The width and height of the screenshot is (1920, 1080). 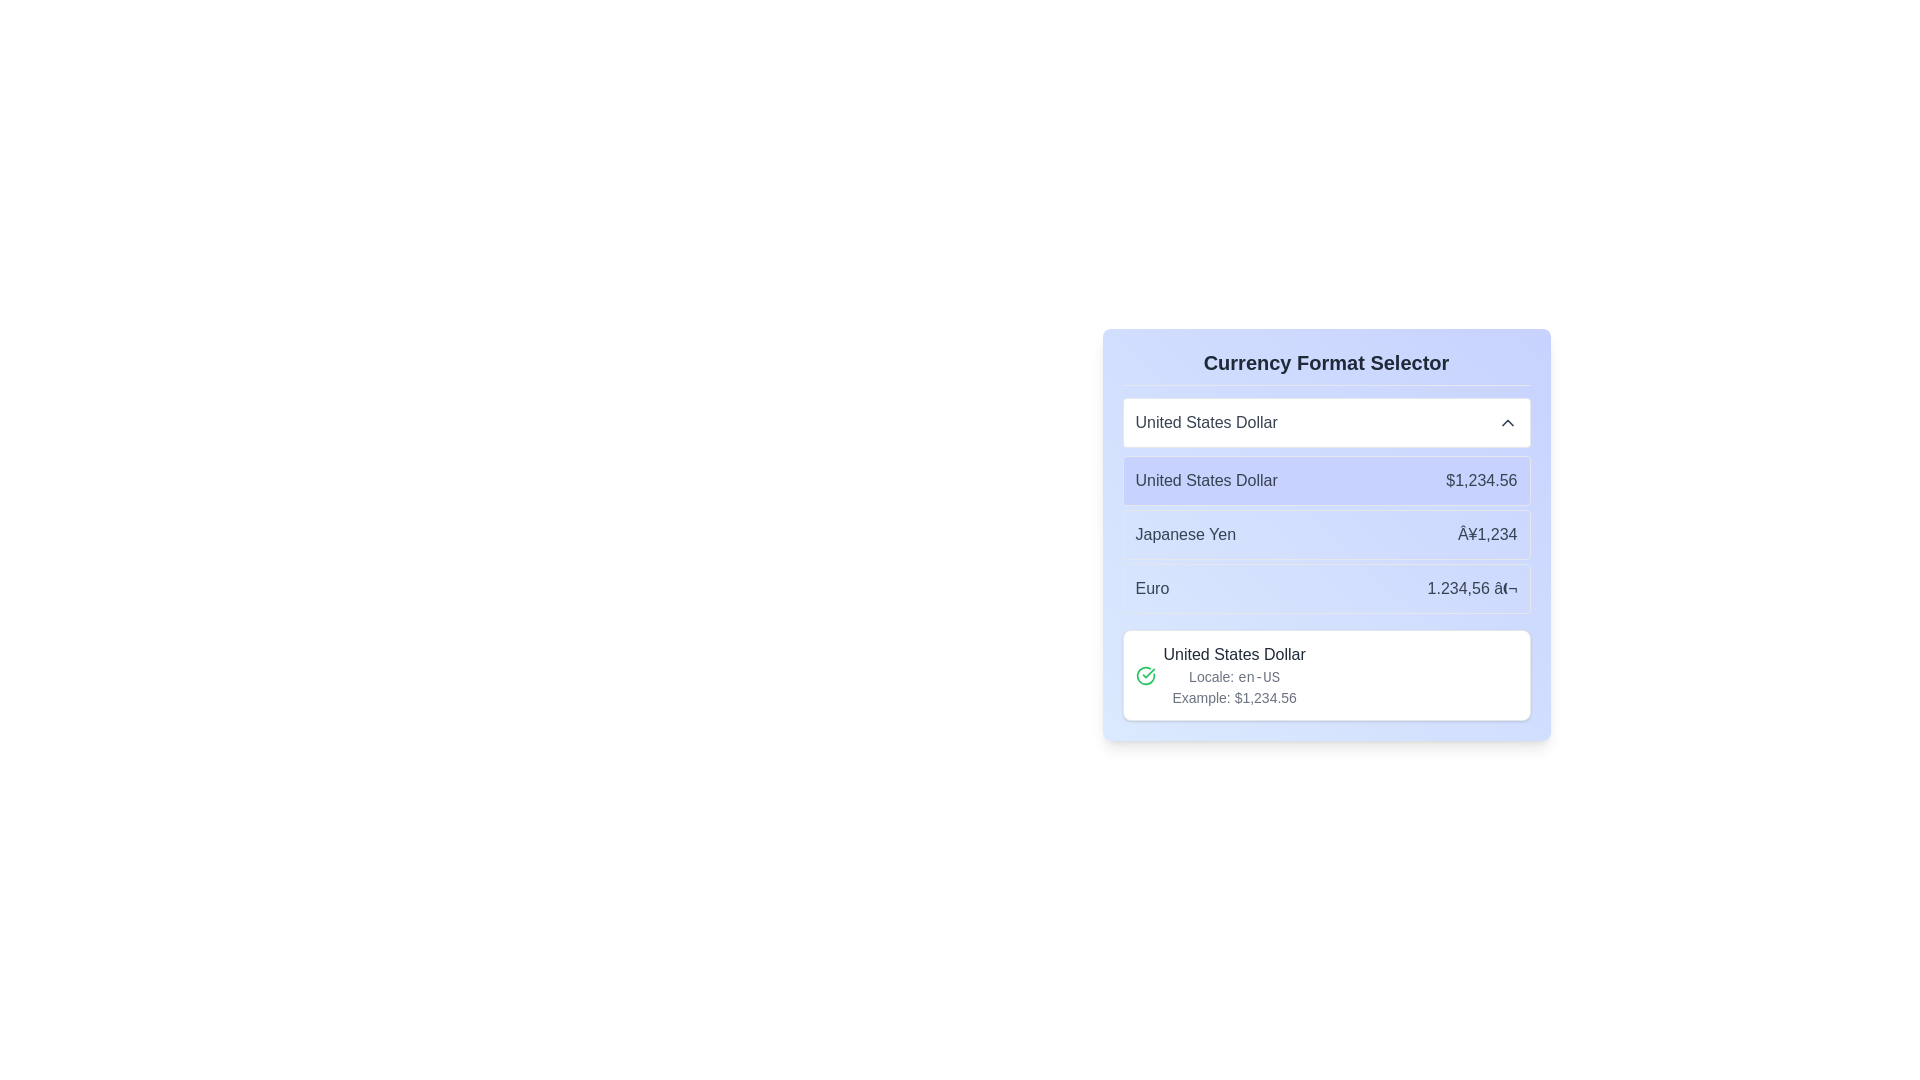 What do you see at coordinates (1233, 697) in the screenshot?
I see `the static text label that illustrates a monetary value formatted for the United States Dollar, located below the text 'Locale: en-US' in the 'Currency Format Selector' section` at bounding box center [1233, 697].